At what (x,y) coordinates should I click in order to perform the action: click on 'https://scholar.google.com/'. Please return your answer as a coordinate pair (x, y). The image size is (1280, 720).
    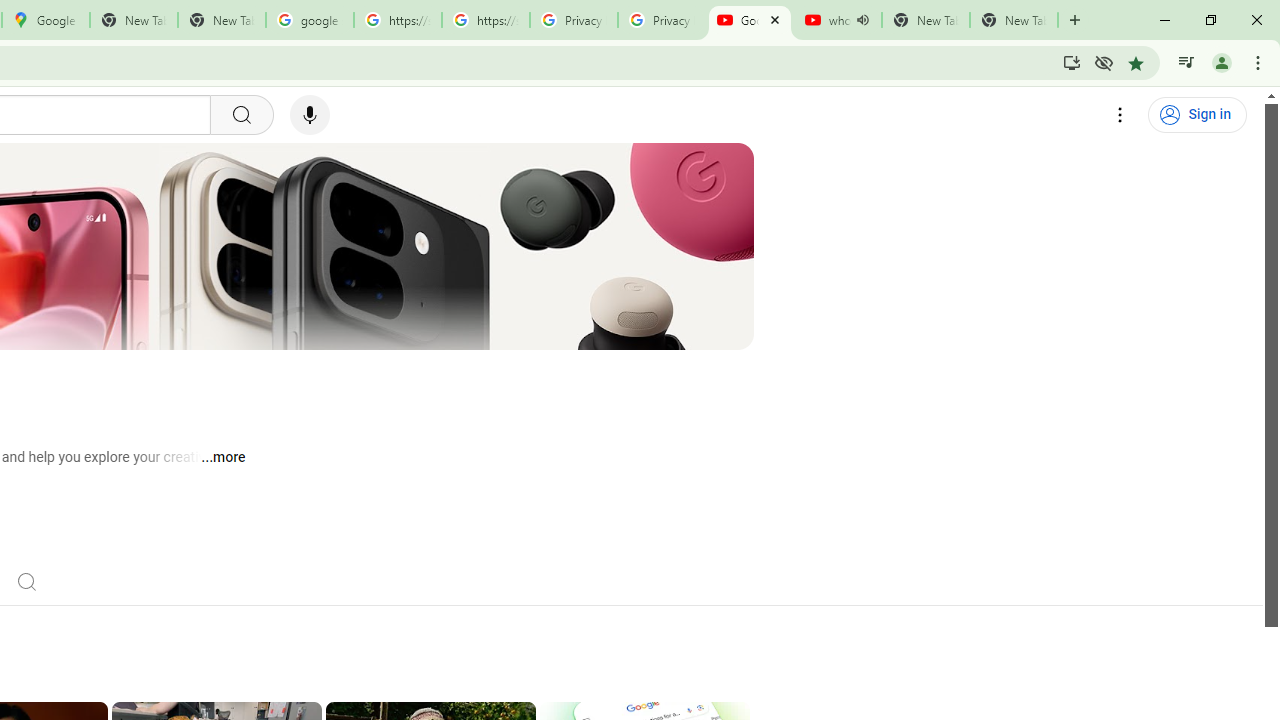
    Looking at the image, I should click on (485, 20).